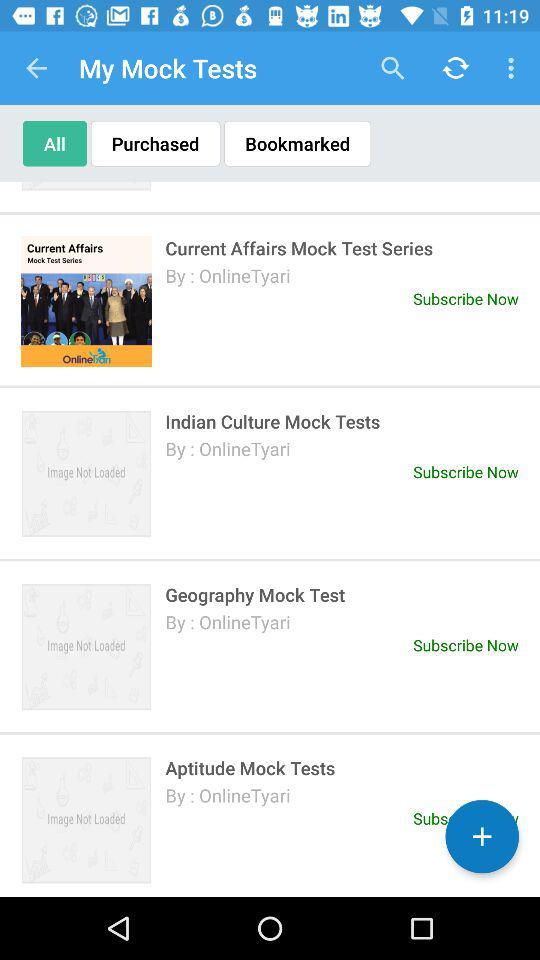 Image resolution: width=540 pixels, height=960 pixels. I want to click on the add icon, so click(481, 836).